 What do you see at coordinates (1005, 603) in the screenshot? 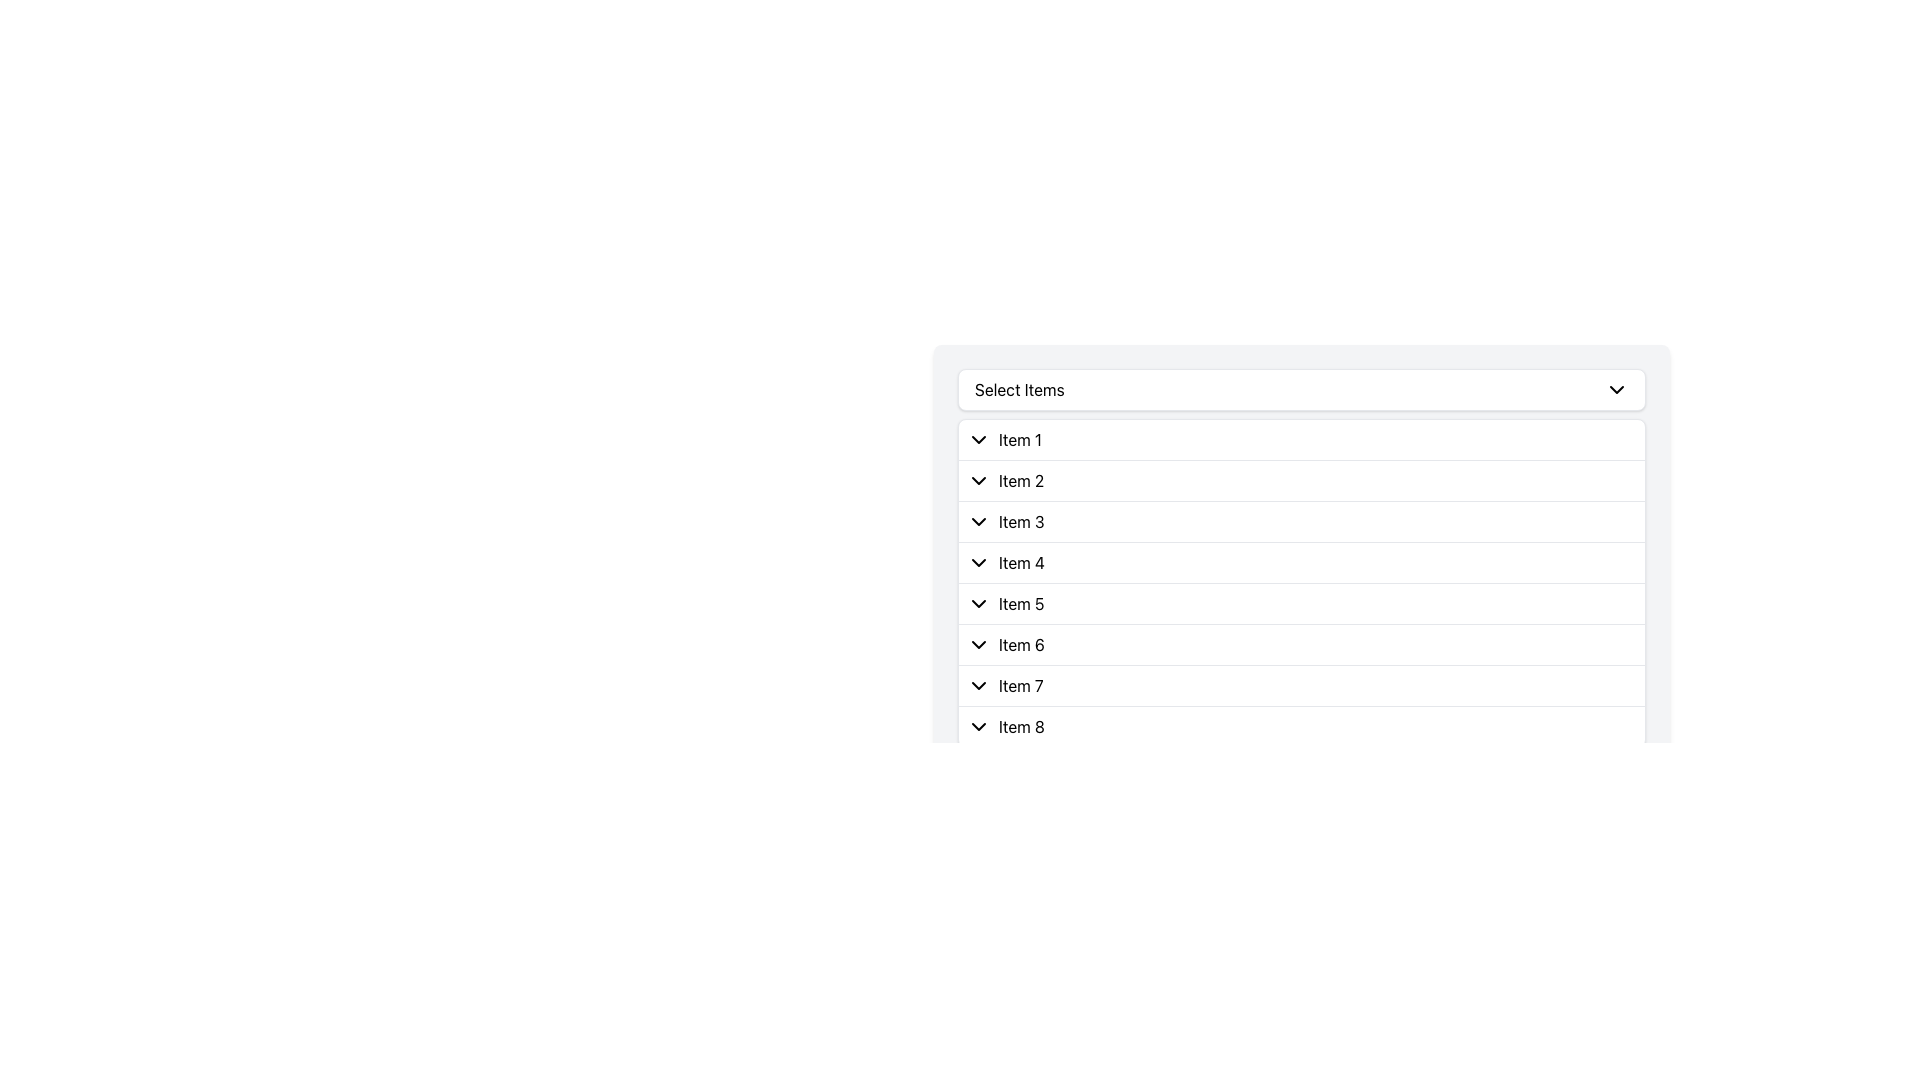
I see `the fifth list item in the dropdown menu` at bounding box center [1005, 603].